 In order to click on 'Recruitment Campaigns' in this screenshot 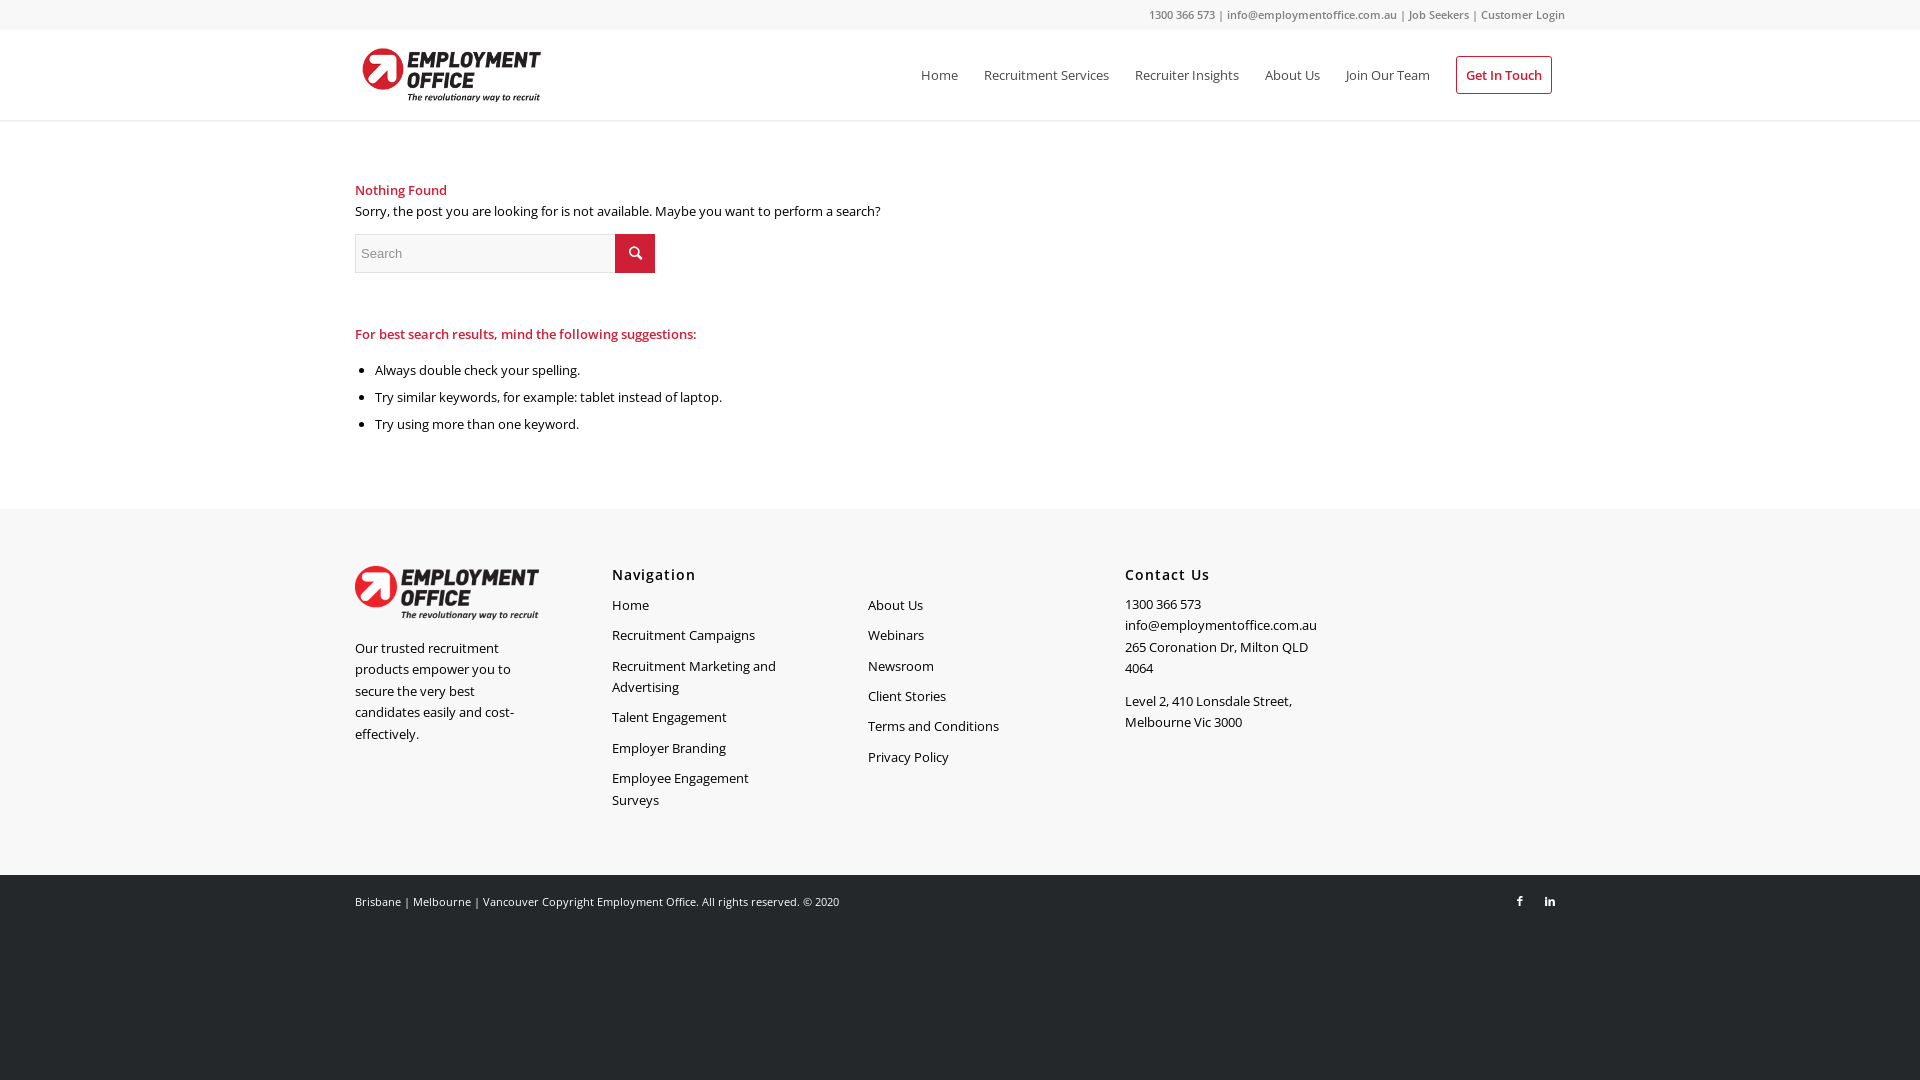, I will do `click(704, 636)`.